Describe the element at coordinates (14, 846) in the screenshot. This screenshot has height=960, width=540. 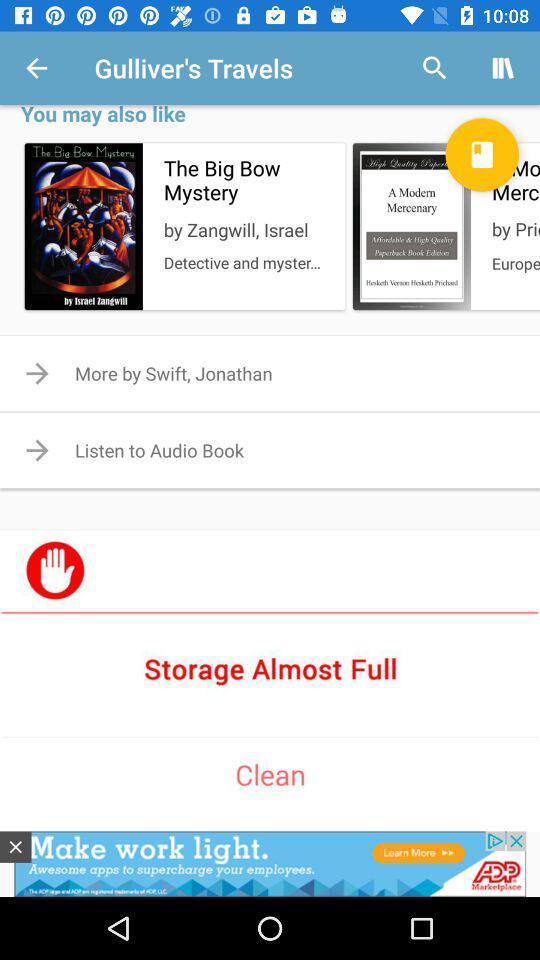
I see `the close icon` at that location.